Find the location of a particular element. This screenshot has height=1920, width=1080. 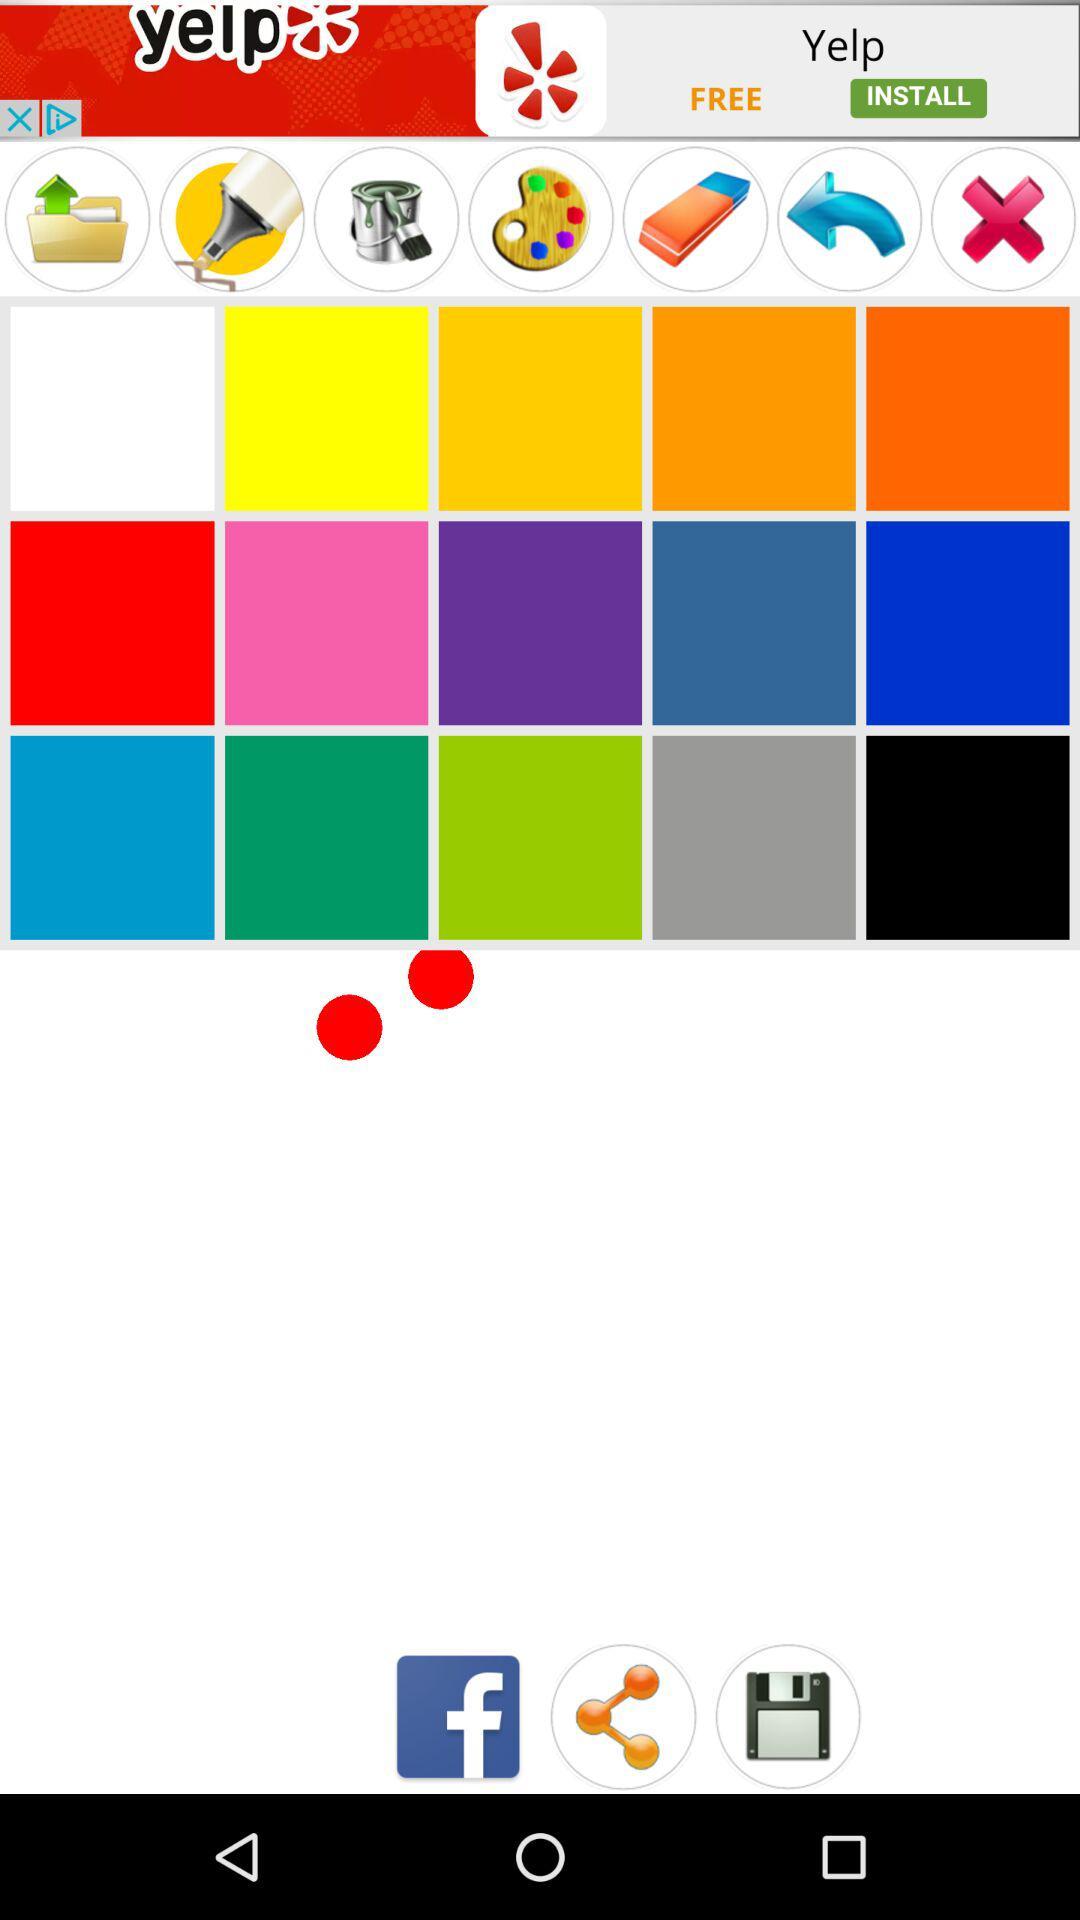

background colour option is located at coordinates (540, 622).